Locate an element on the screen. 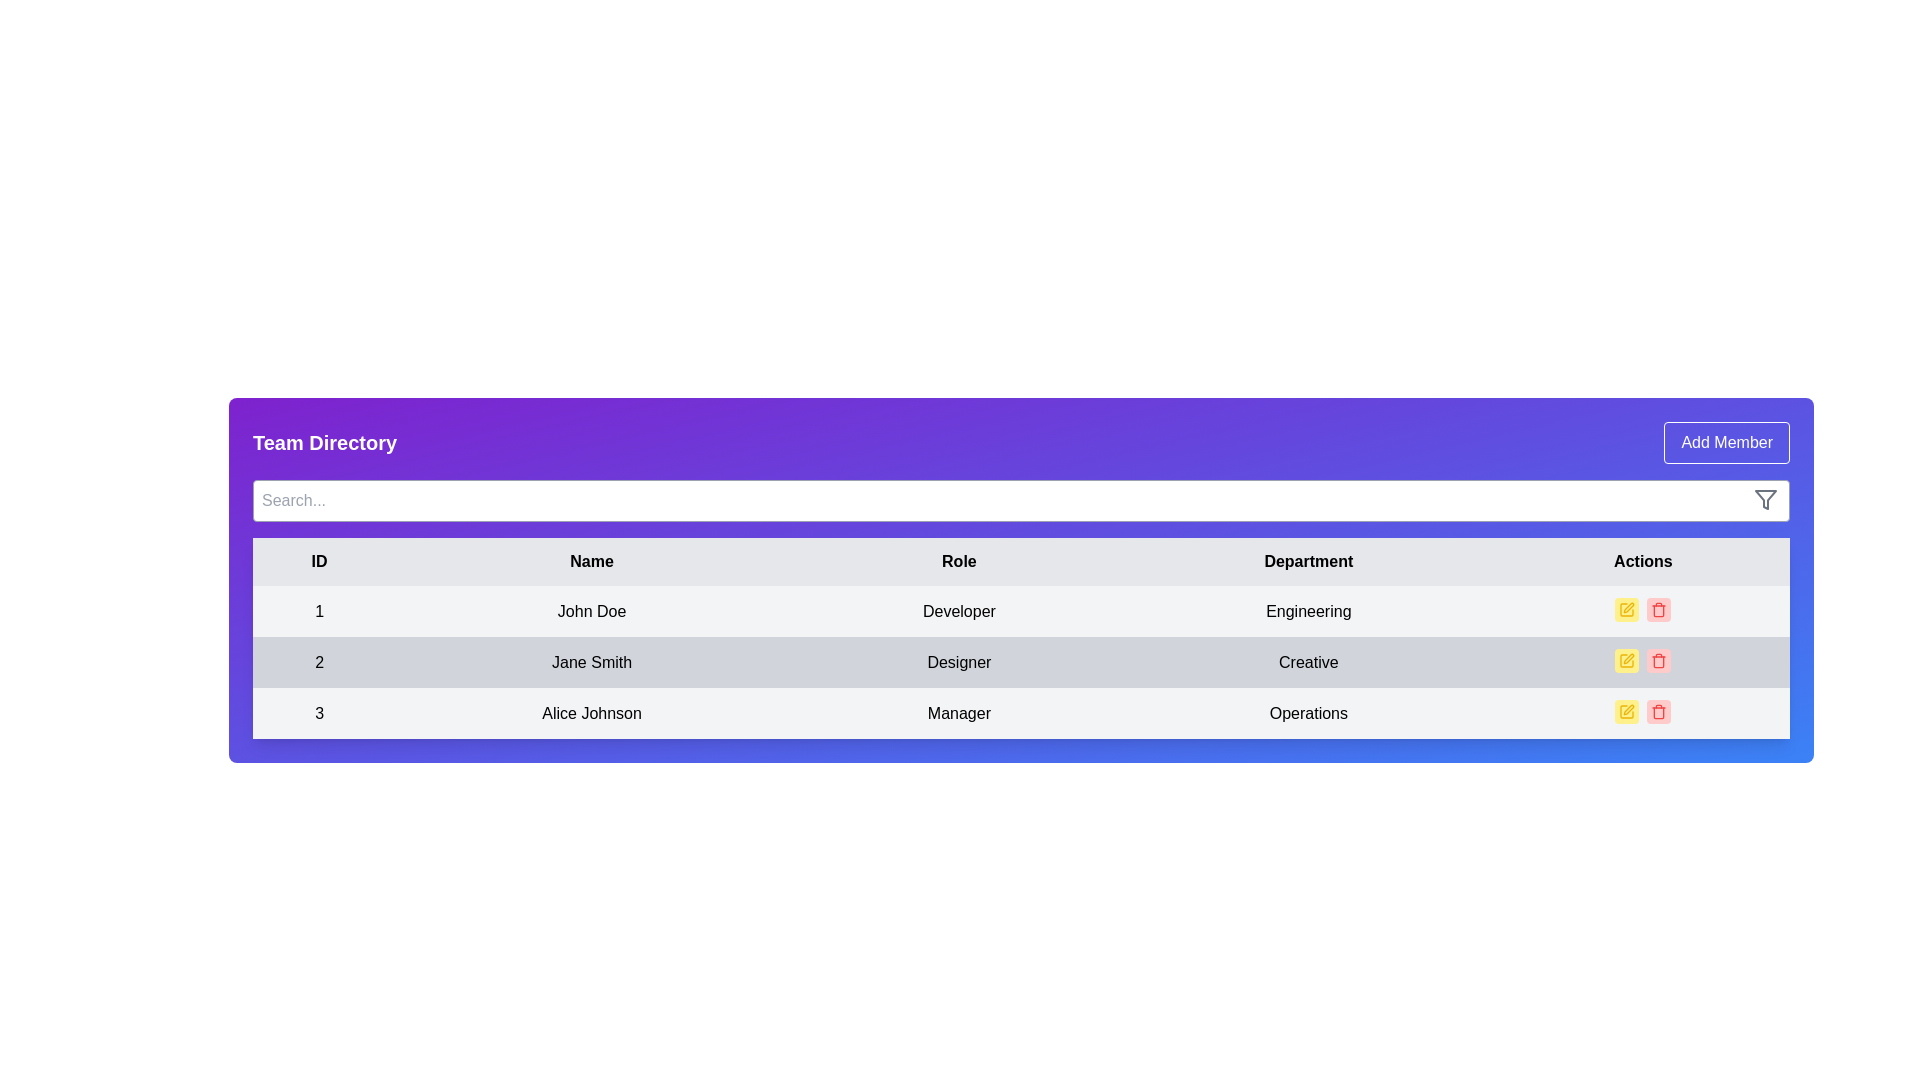 The height and width of the screenshot is (1080, 1920). the static text element displaying 'Jane Smith' in bold, located in the second row of the table under the 'Name' column is located at coordinates (591, 662).